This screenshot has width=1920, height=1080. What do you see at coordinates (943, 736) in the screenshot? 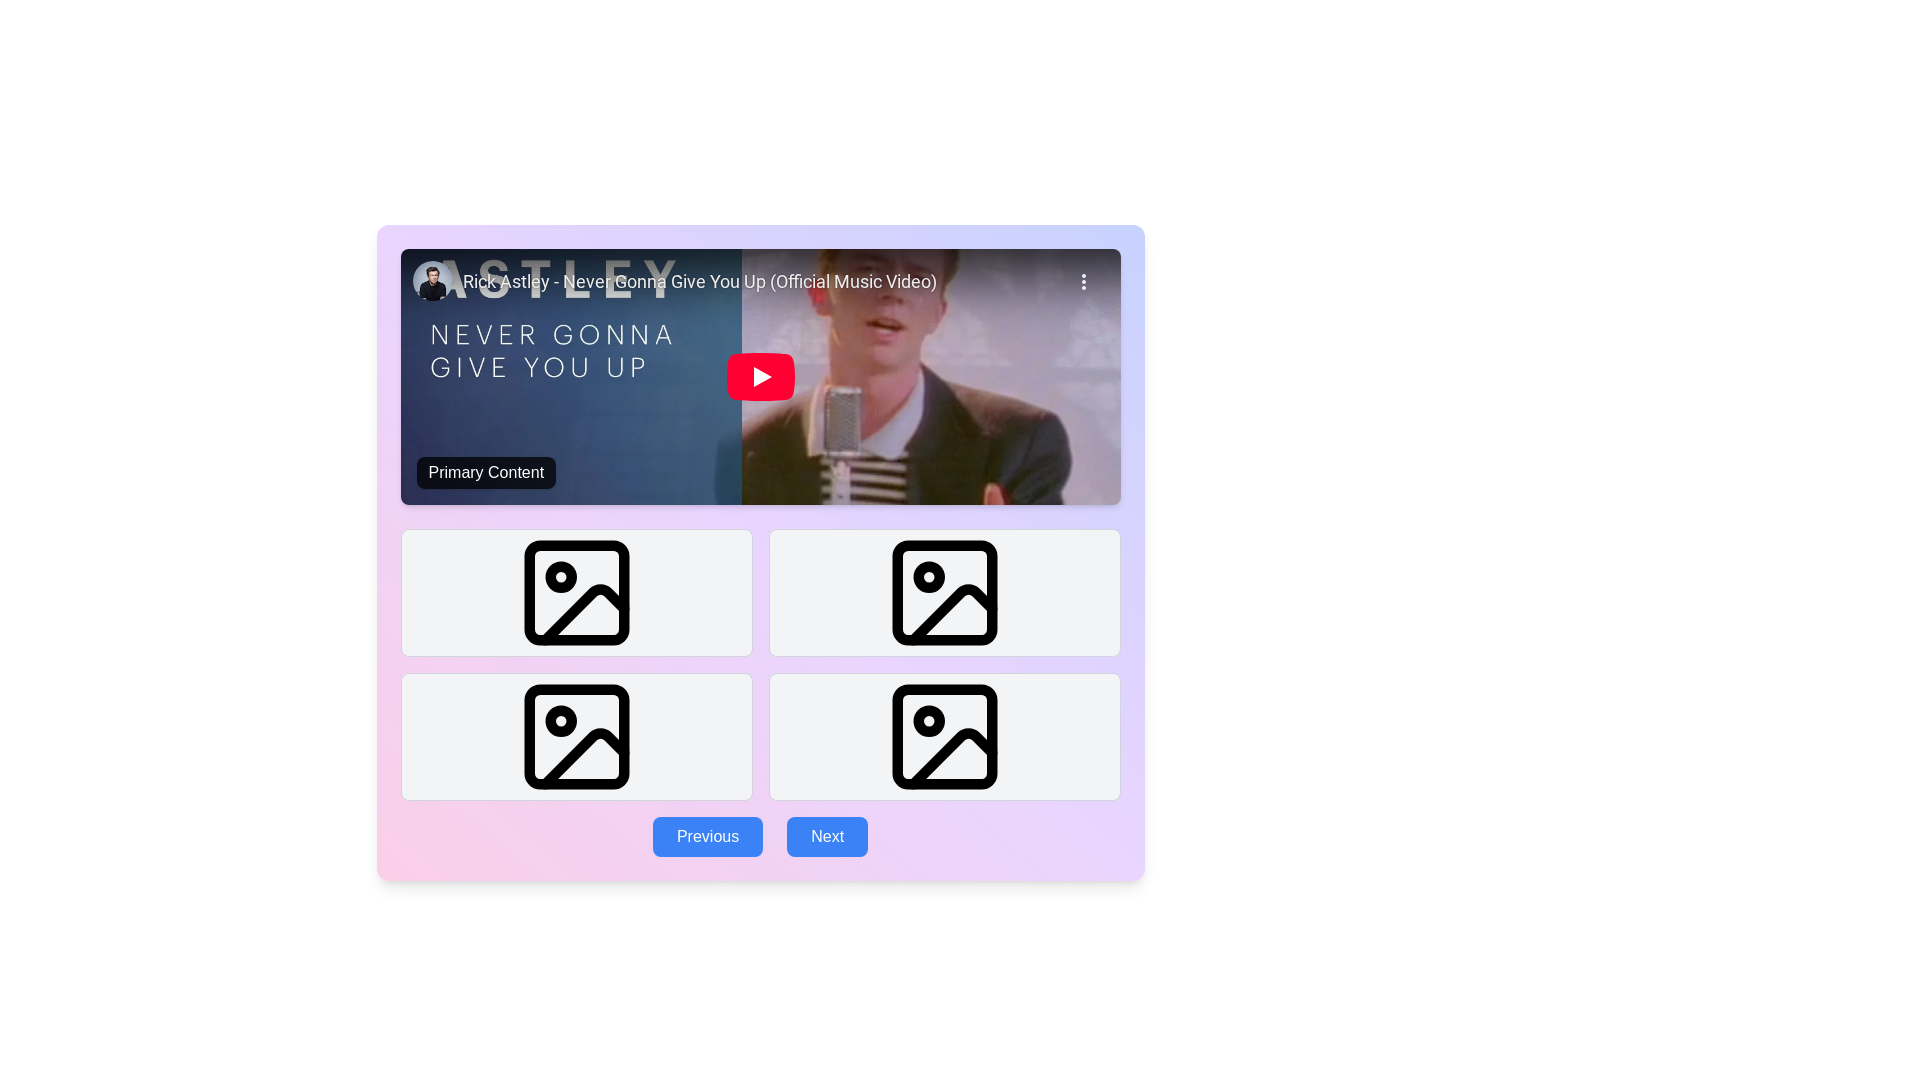
I see `the Image placeholder element, which is a rectangular area with a light gray background and a black image placeholder symbol, located in the second row and second column of the grid layout` at bounding box center [943, 736].